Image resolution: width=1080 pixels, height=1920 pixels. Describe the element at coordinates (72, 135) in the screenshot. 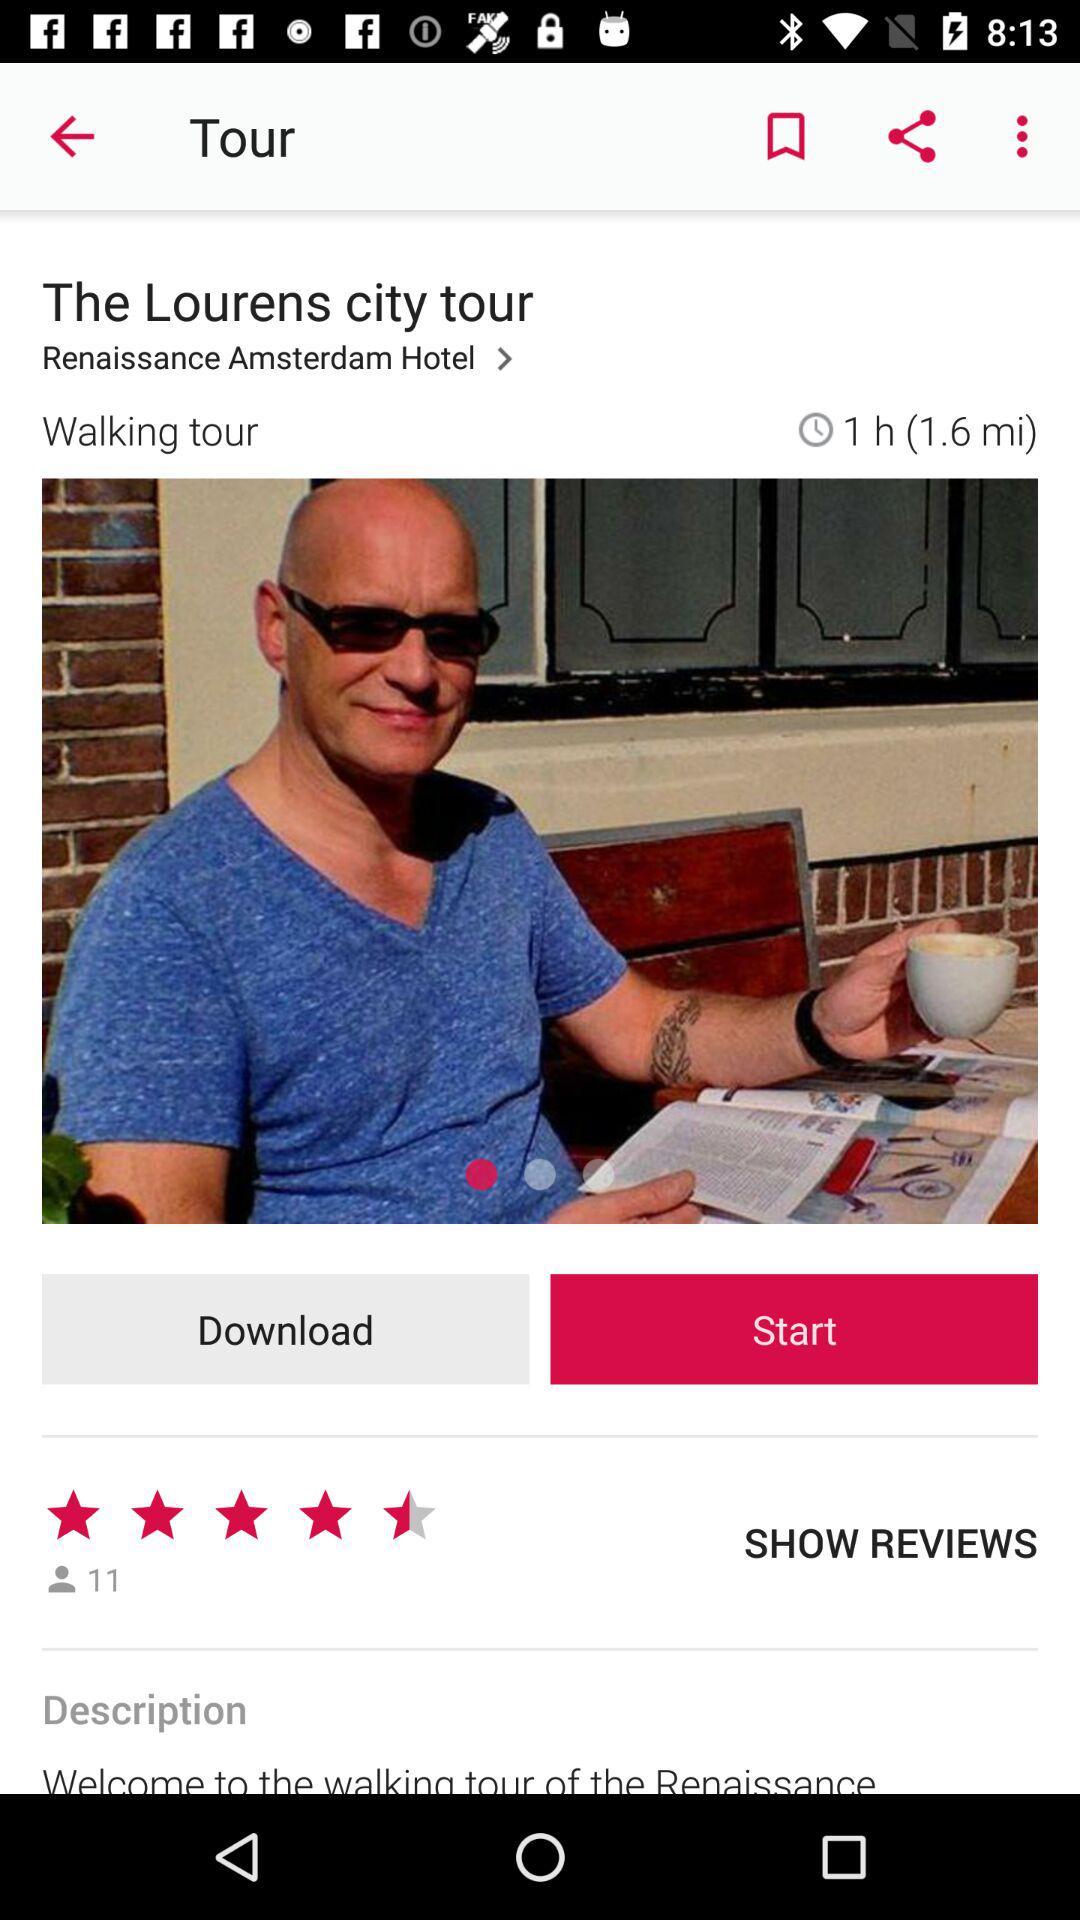

I see `go back` at that location.